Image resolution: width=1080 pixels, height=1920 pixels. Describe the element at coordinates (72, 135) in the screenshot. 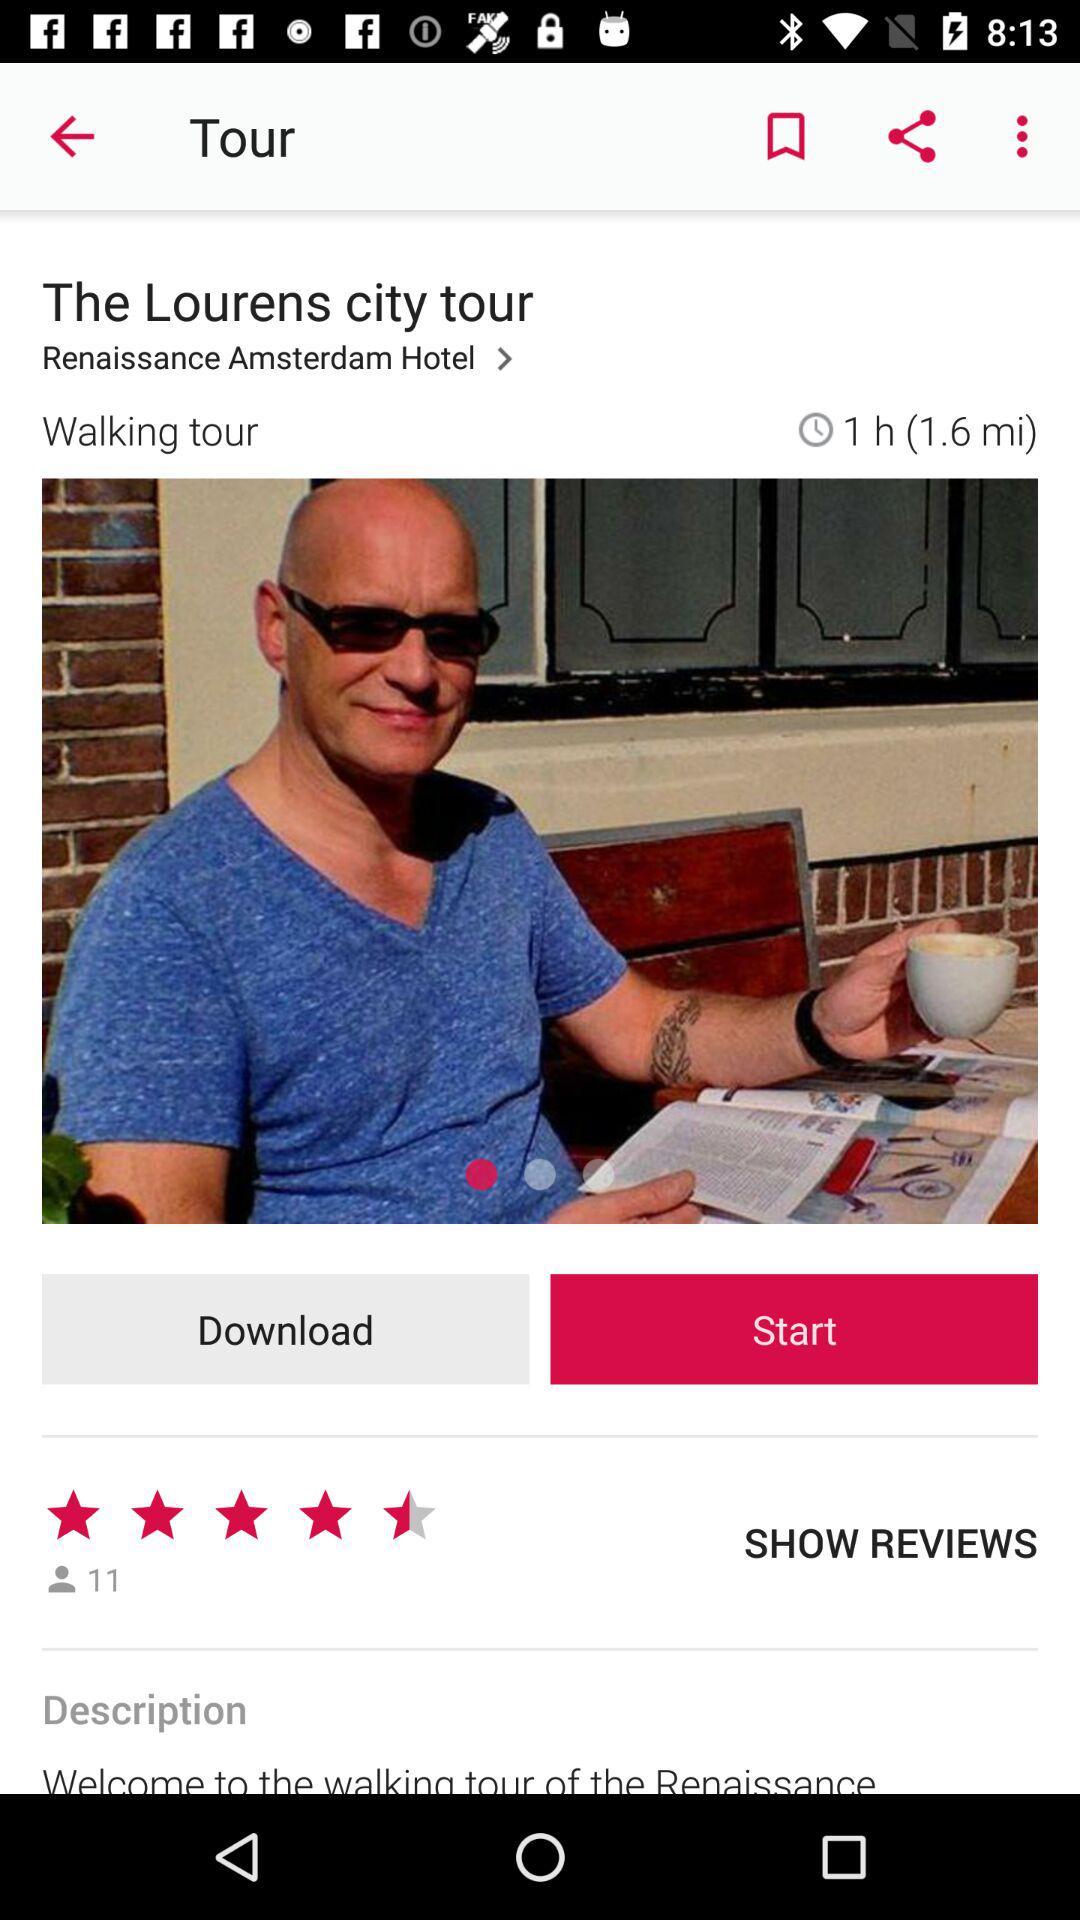

I see `go back` at that location.